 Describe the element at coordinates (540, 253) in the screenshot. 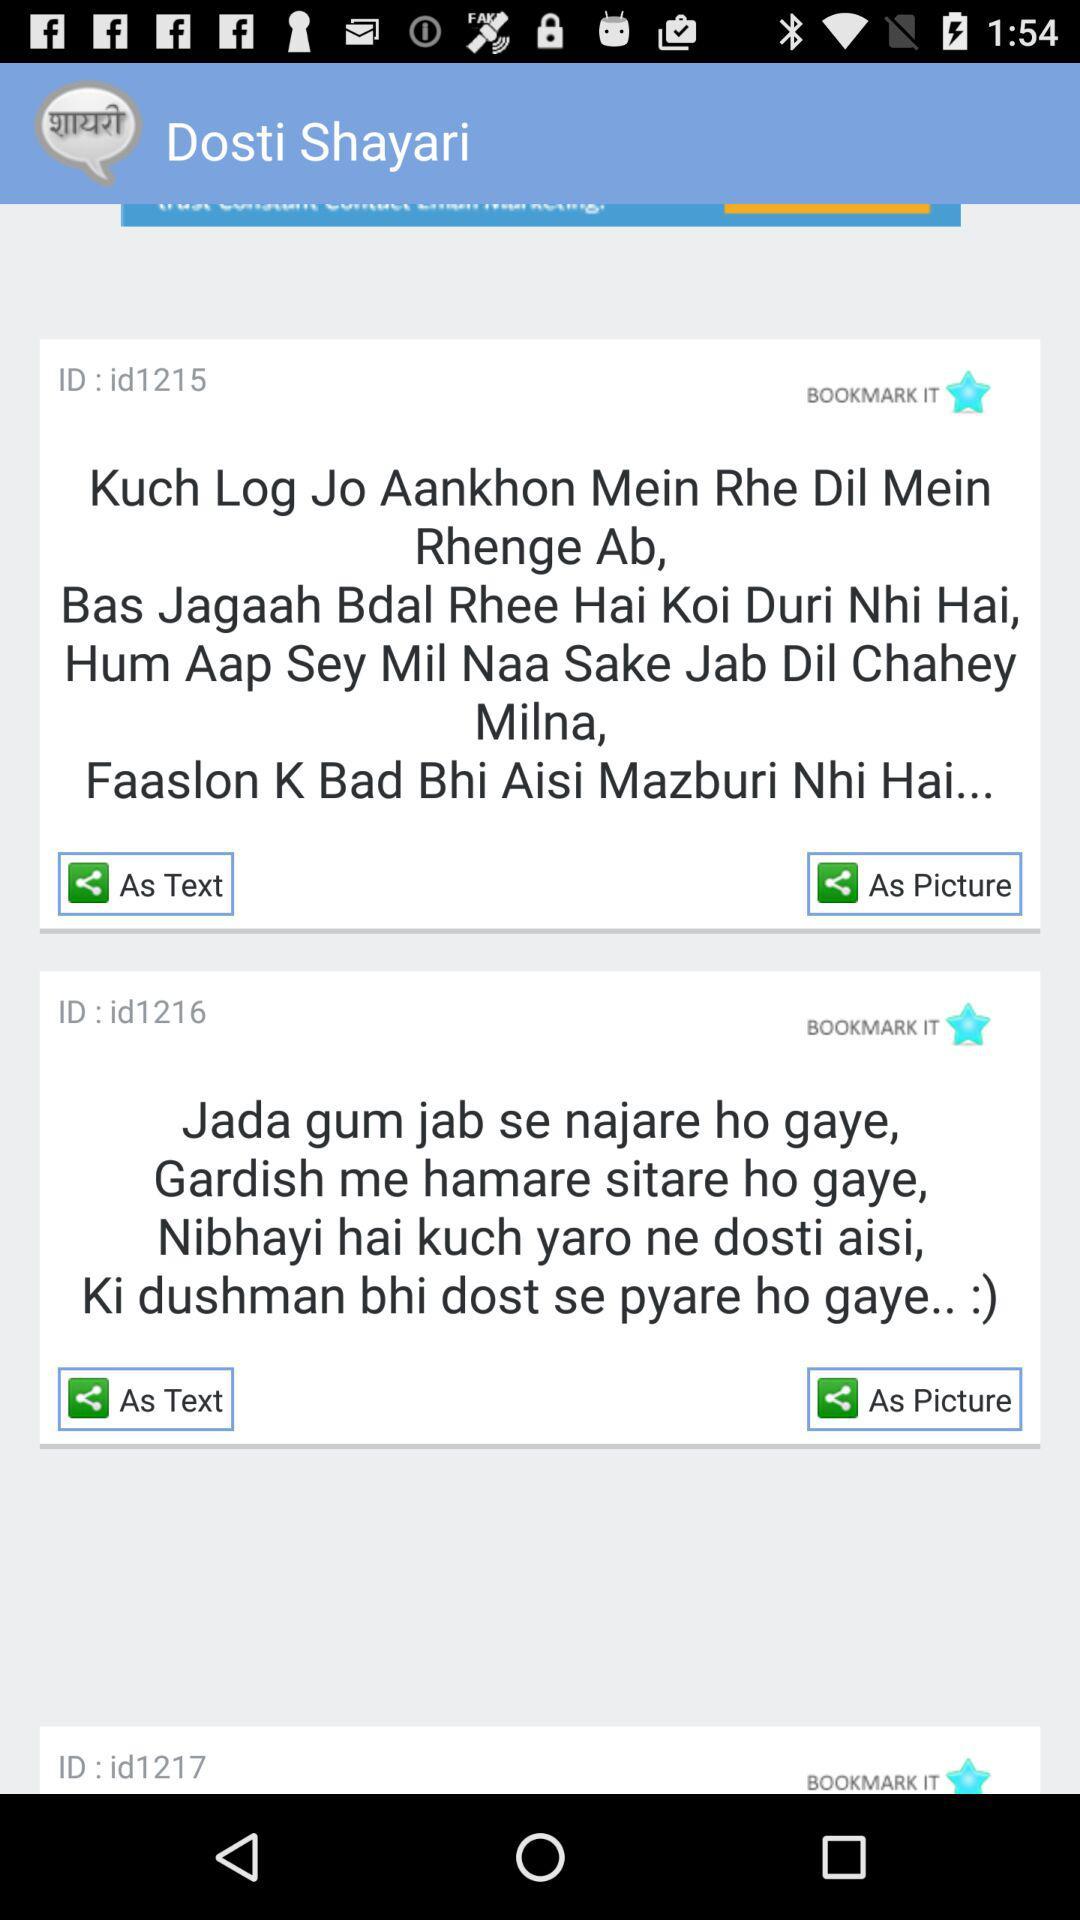

I see `open the advertisement` at that location.